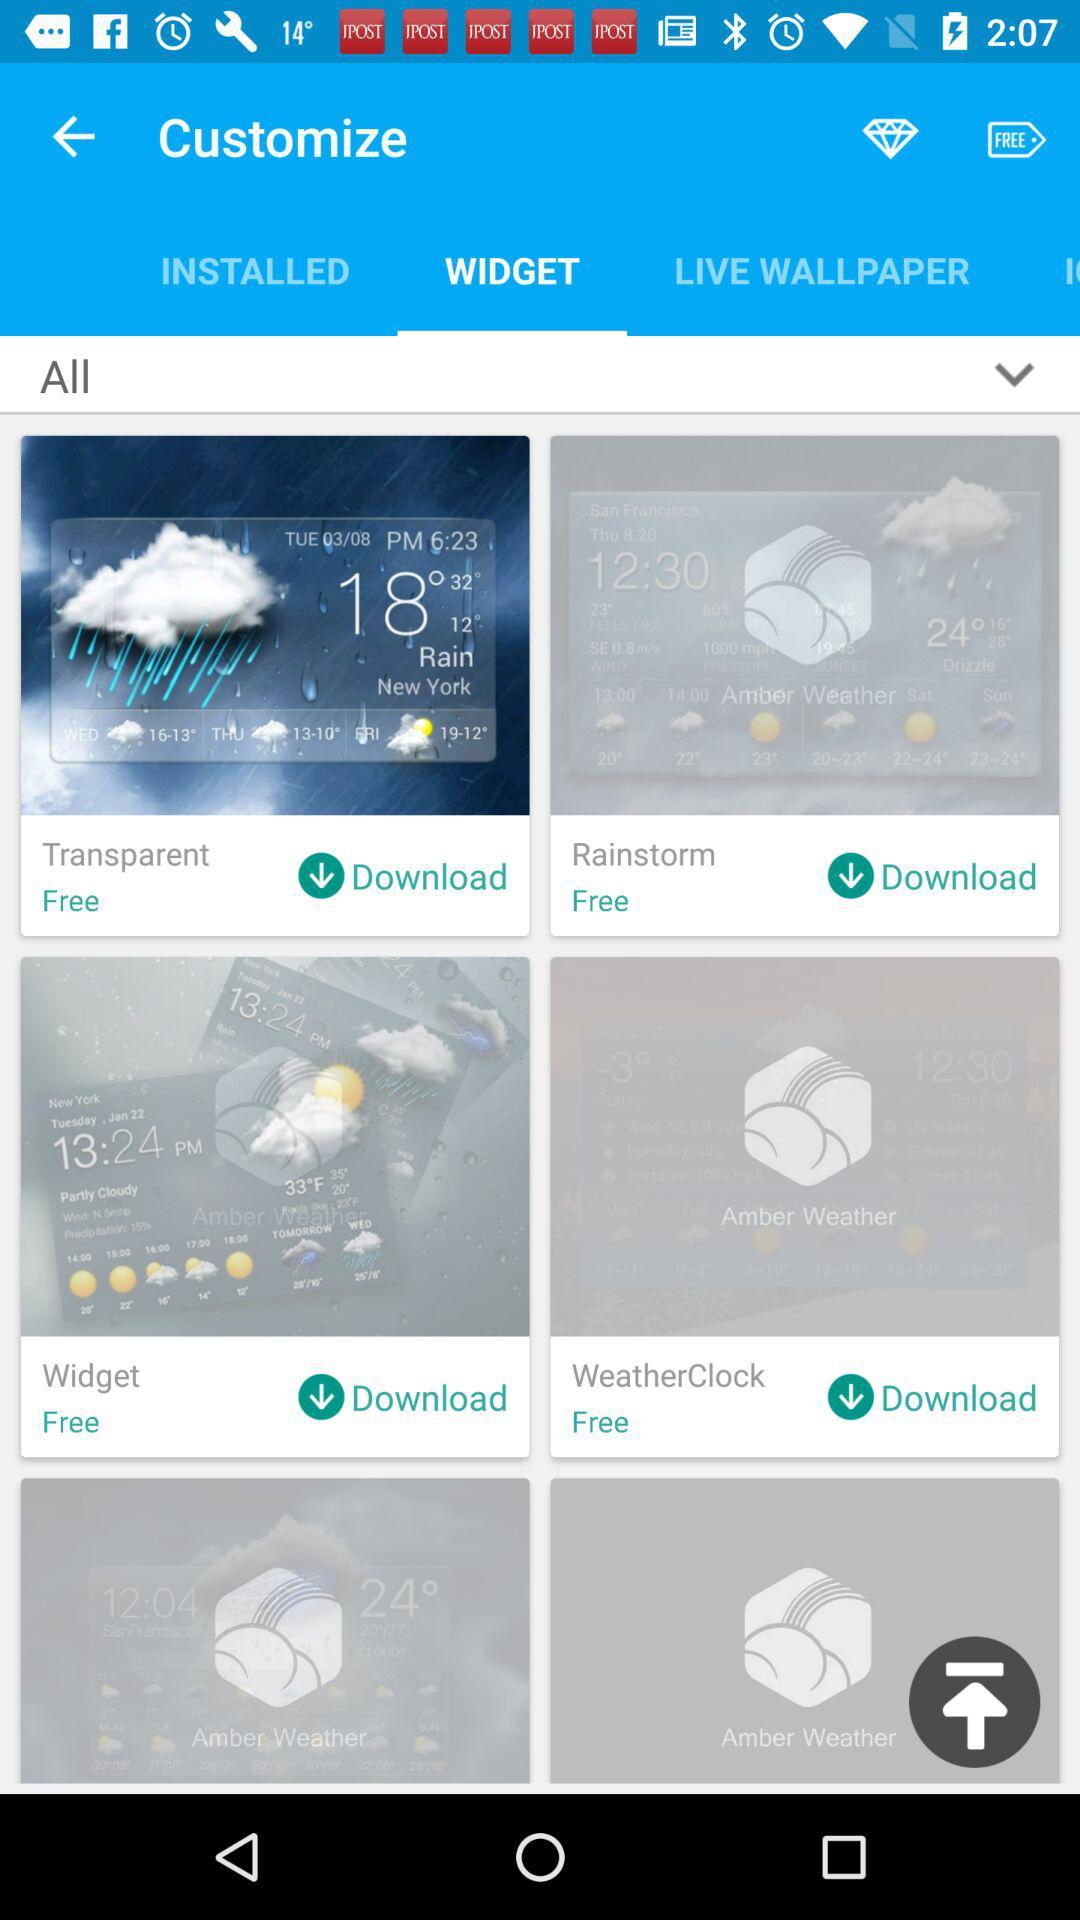 Image resolution: width=1080 pixels, height=1920 pixels. I want to click on item next to live wallpaper icon, so click(1047, 269).